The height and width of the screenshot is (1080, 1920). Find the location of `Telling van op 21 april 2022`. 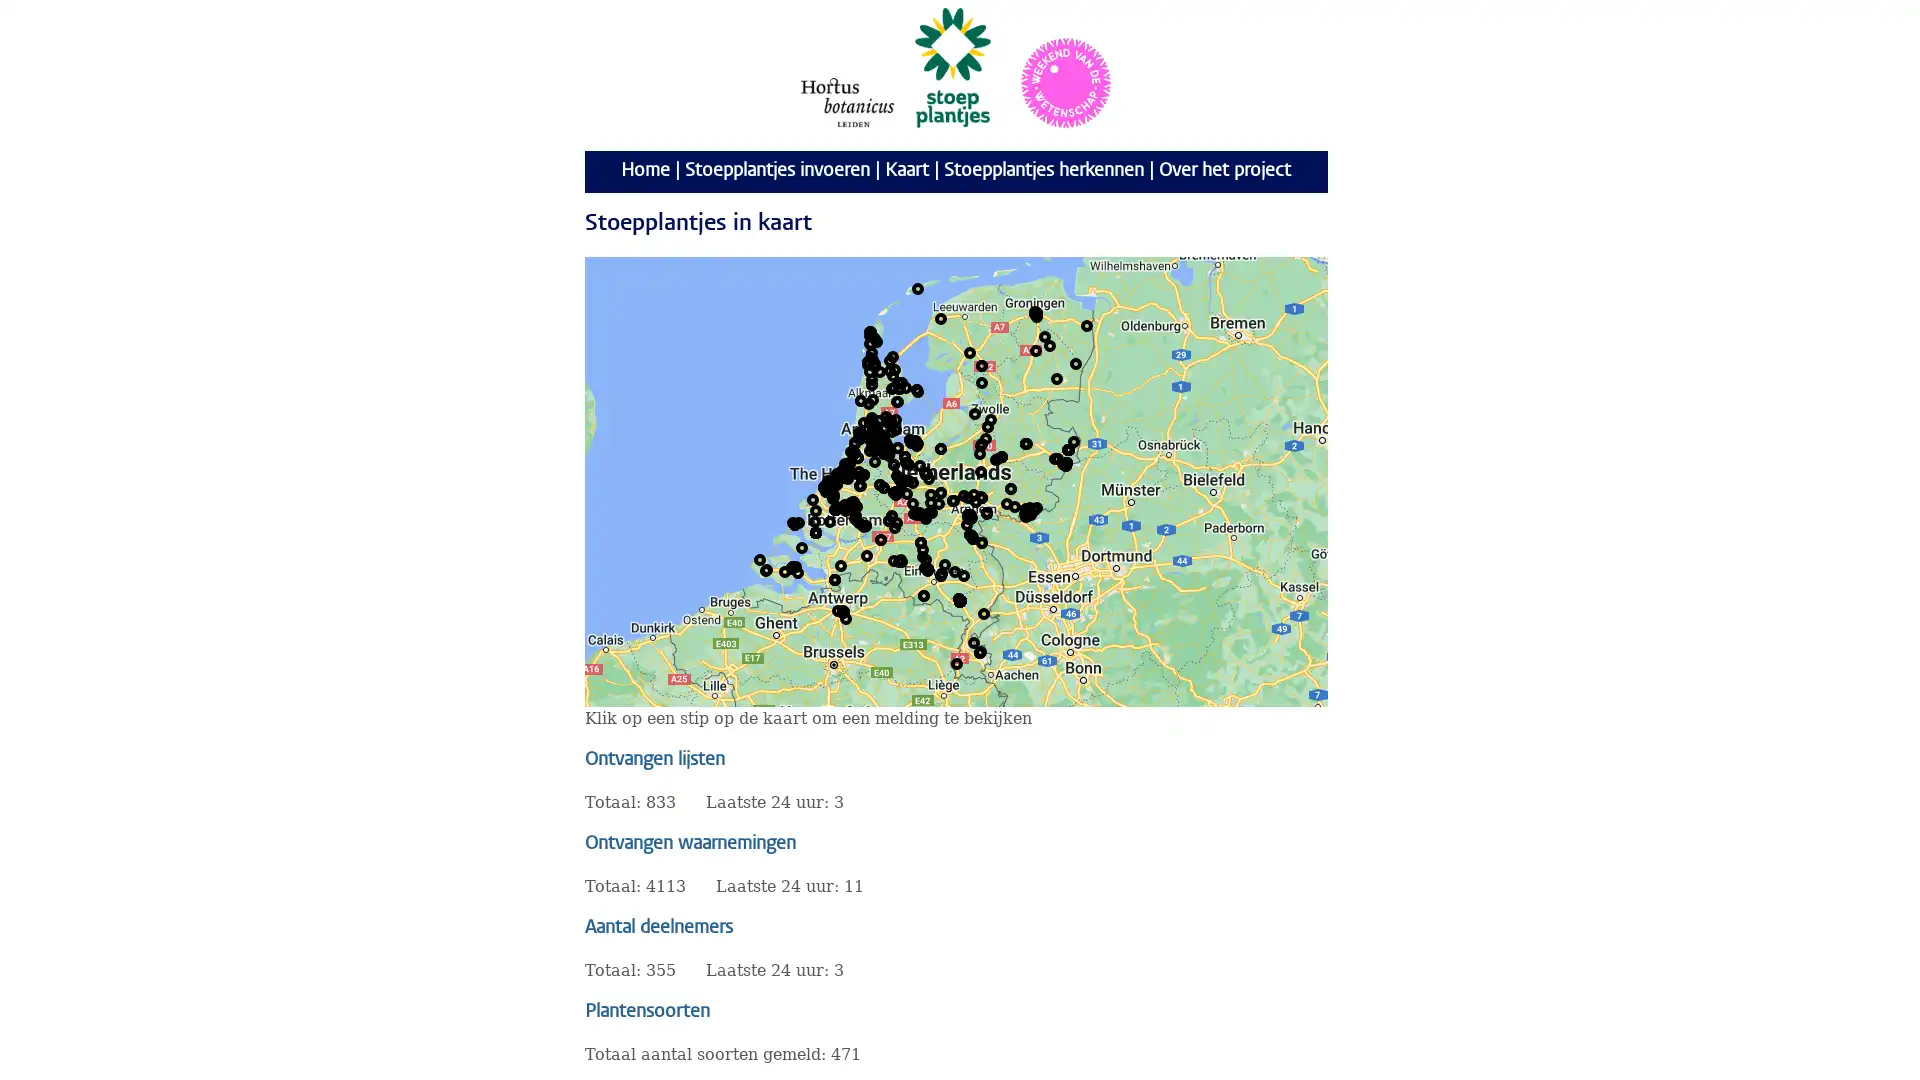

Telling van op 21 april 2022 is located at coordinates (865, 523).